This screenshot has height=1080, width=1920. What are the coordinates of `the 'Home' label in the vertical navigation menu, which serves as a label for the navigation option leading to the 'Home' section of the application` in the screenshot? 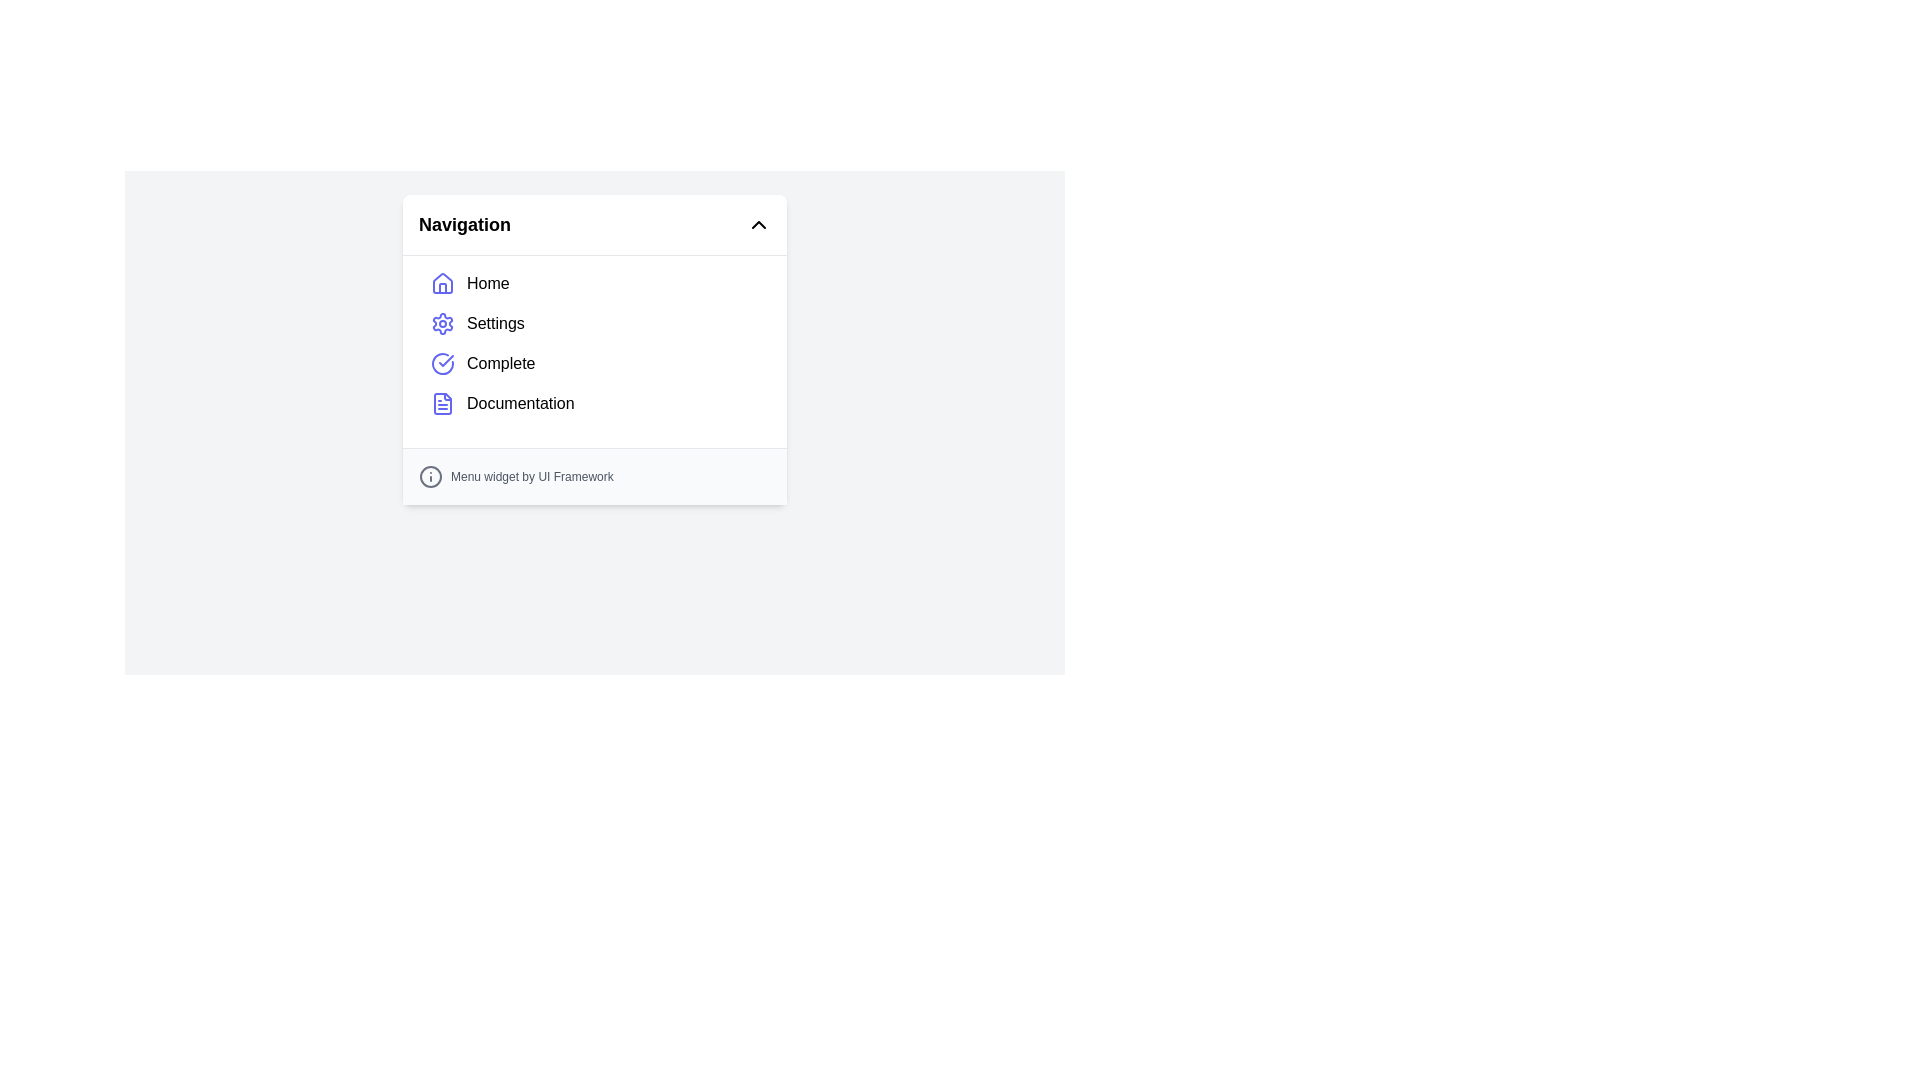 It's located at (488, 284).